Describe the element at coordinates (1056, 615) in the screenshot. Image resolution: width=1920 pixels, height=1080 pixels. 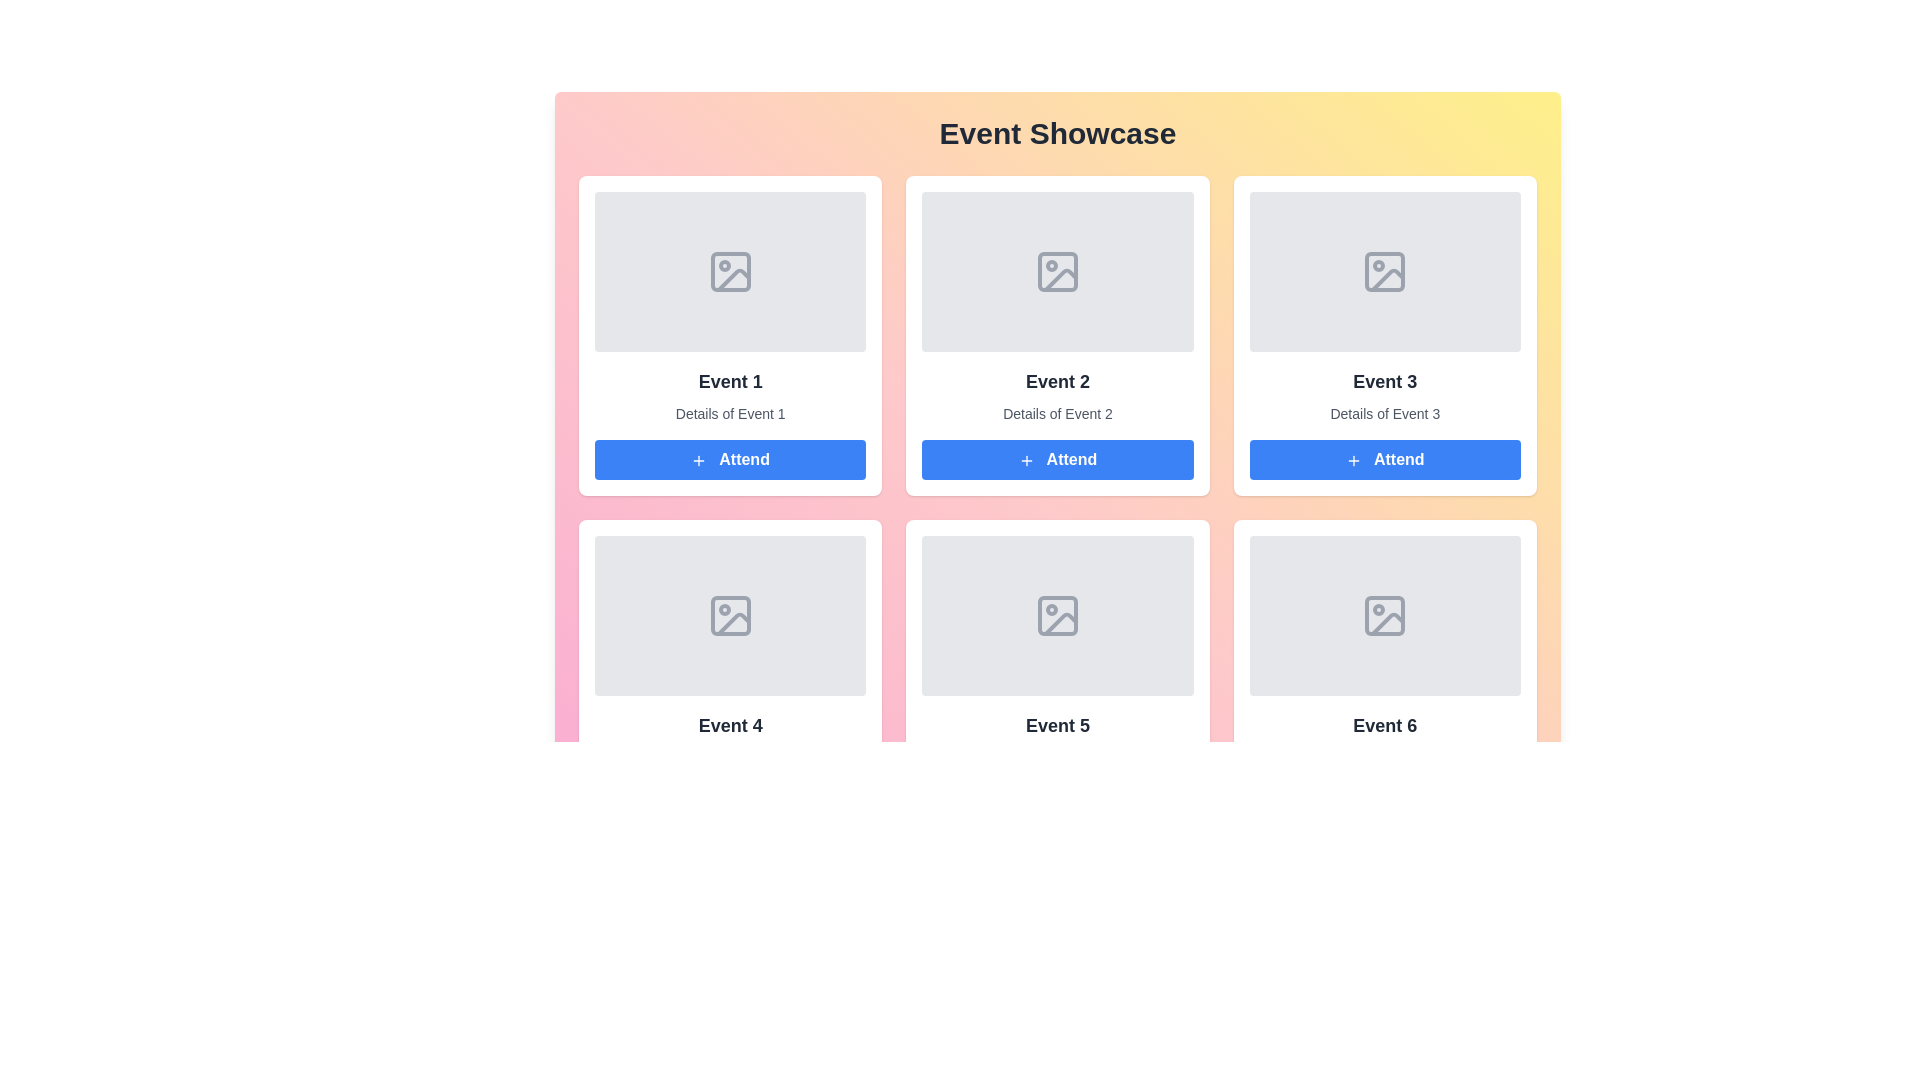
I see `the Icon component element, which is a decorative rectangle representing an image placeholder, located in the center of the fifth event card in the second row of the event grid` at that location.